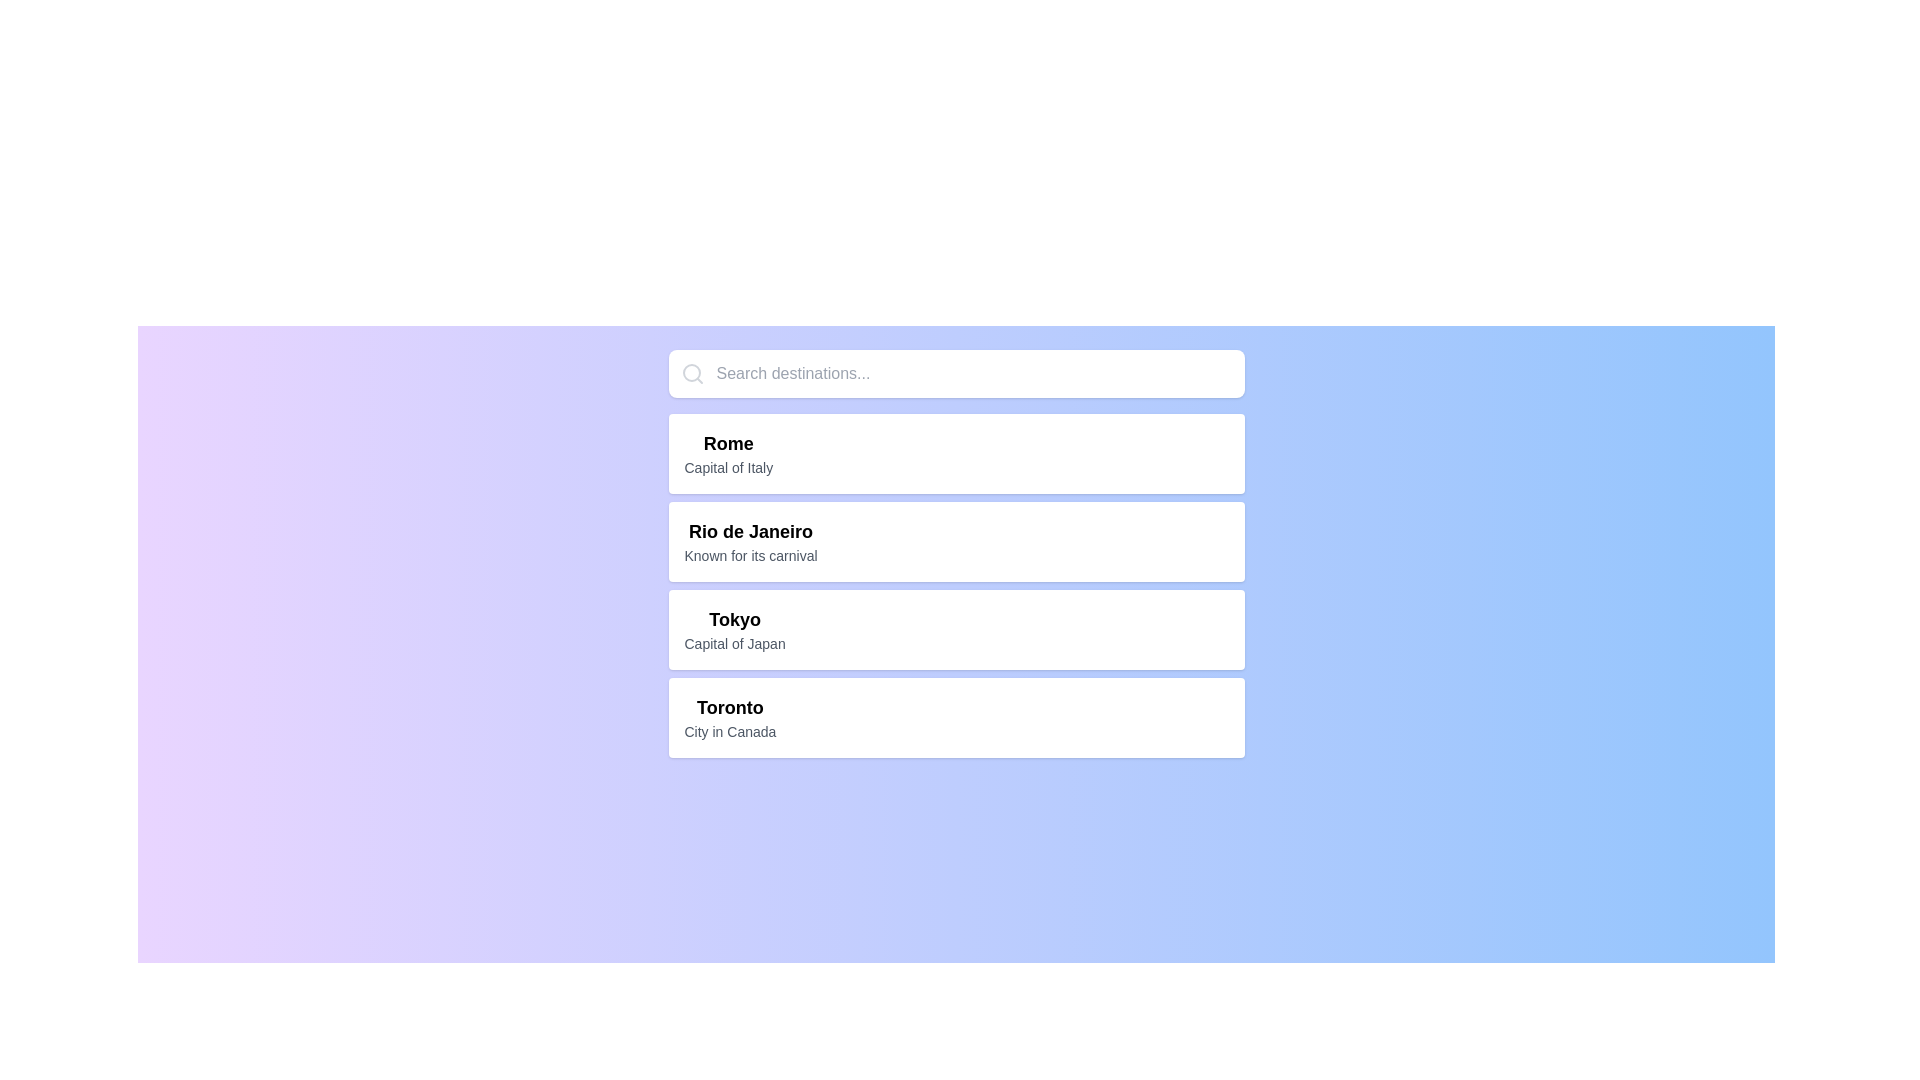  I want to click on text content of the label displaying 'Toronto' in the fourth entry of the destination list, which is aligned at the top of the entry and centered horizontally above 'City in Canada', so click(729, 707).